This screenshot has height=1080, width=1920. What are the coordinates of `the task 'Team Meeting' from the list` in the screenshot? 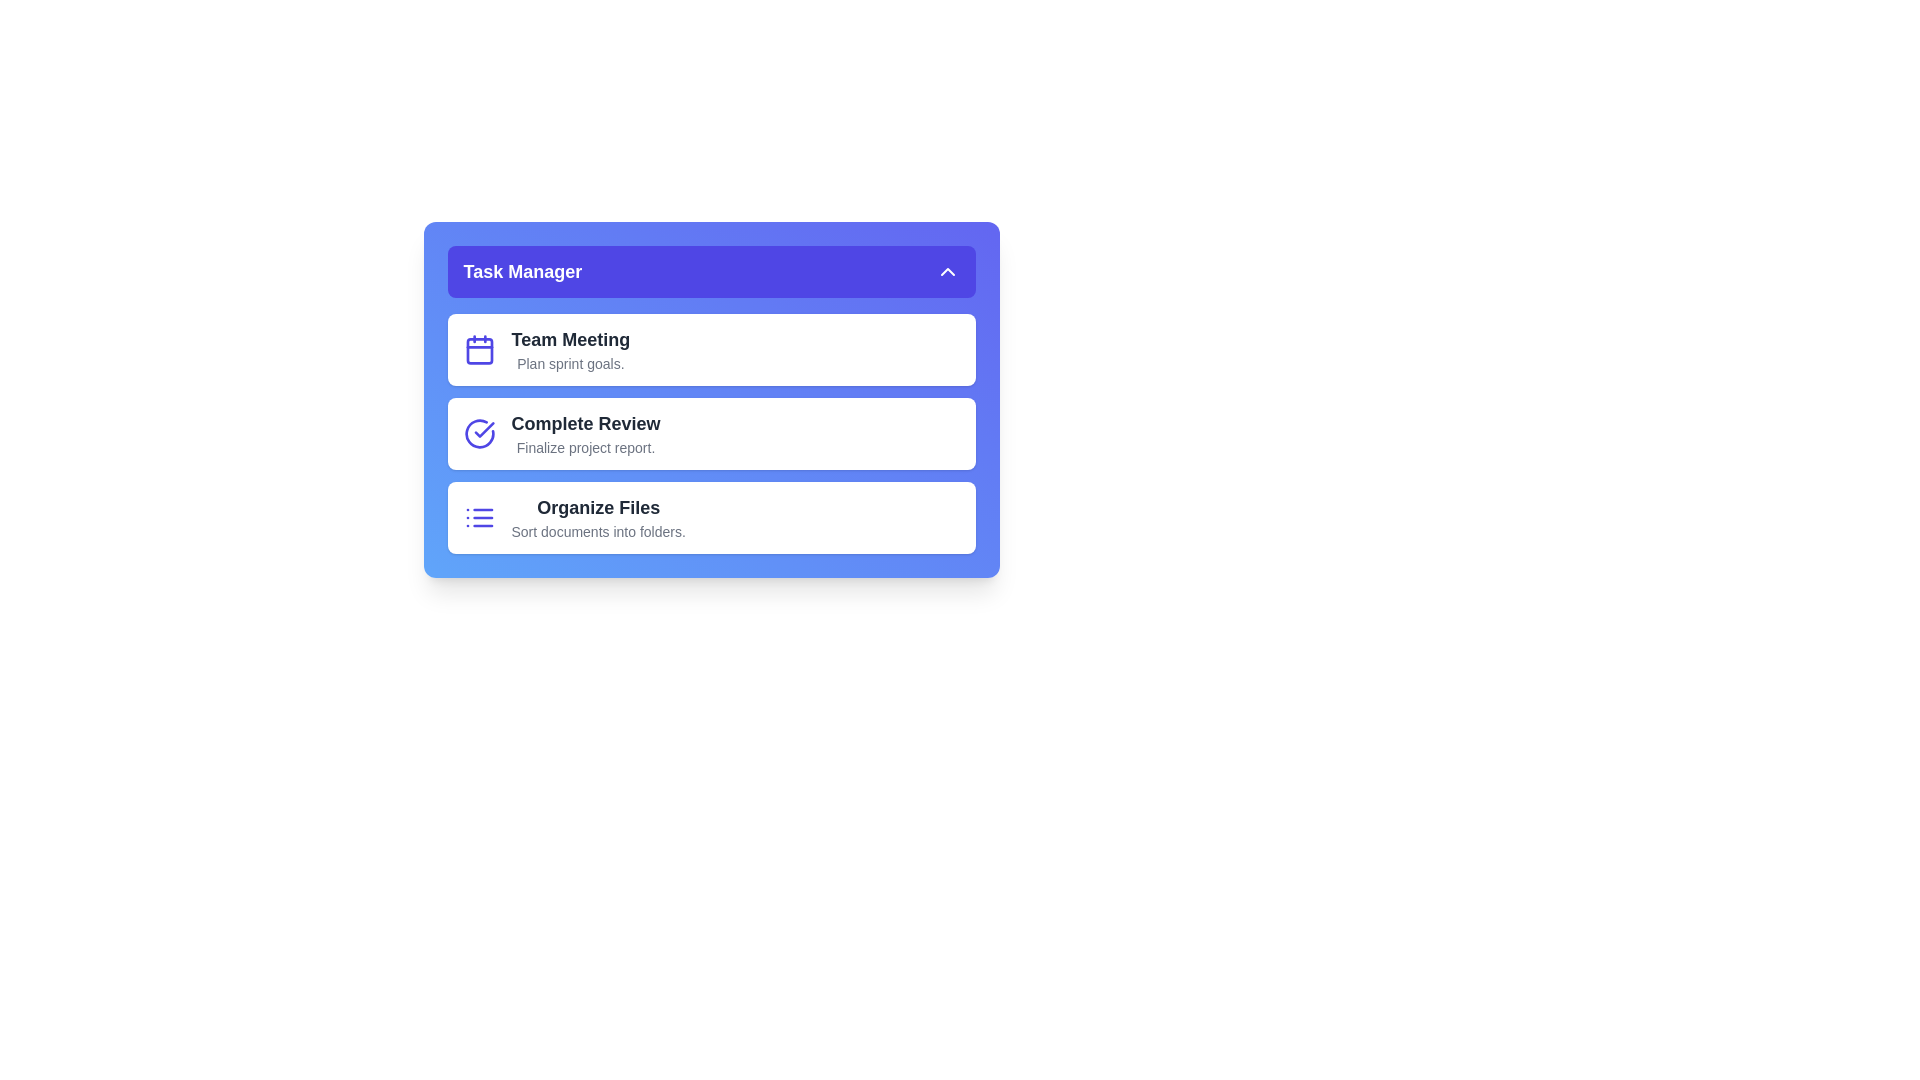 It's located at (711, 349).